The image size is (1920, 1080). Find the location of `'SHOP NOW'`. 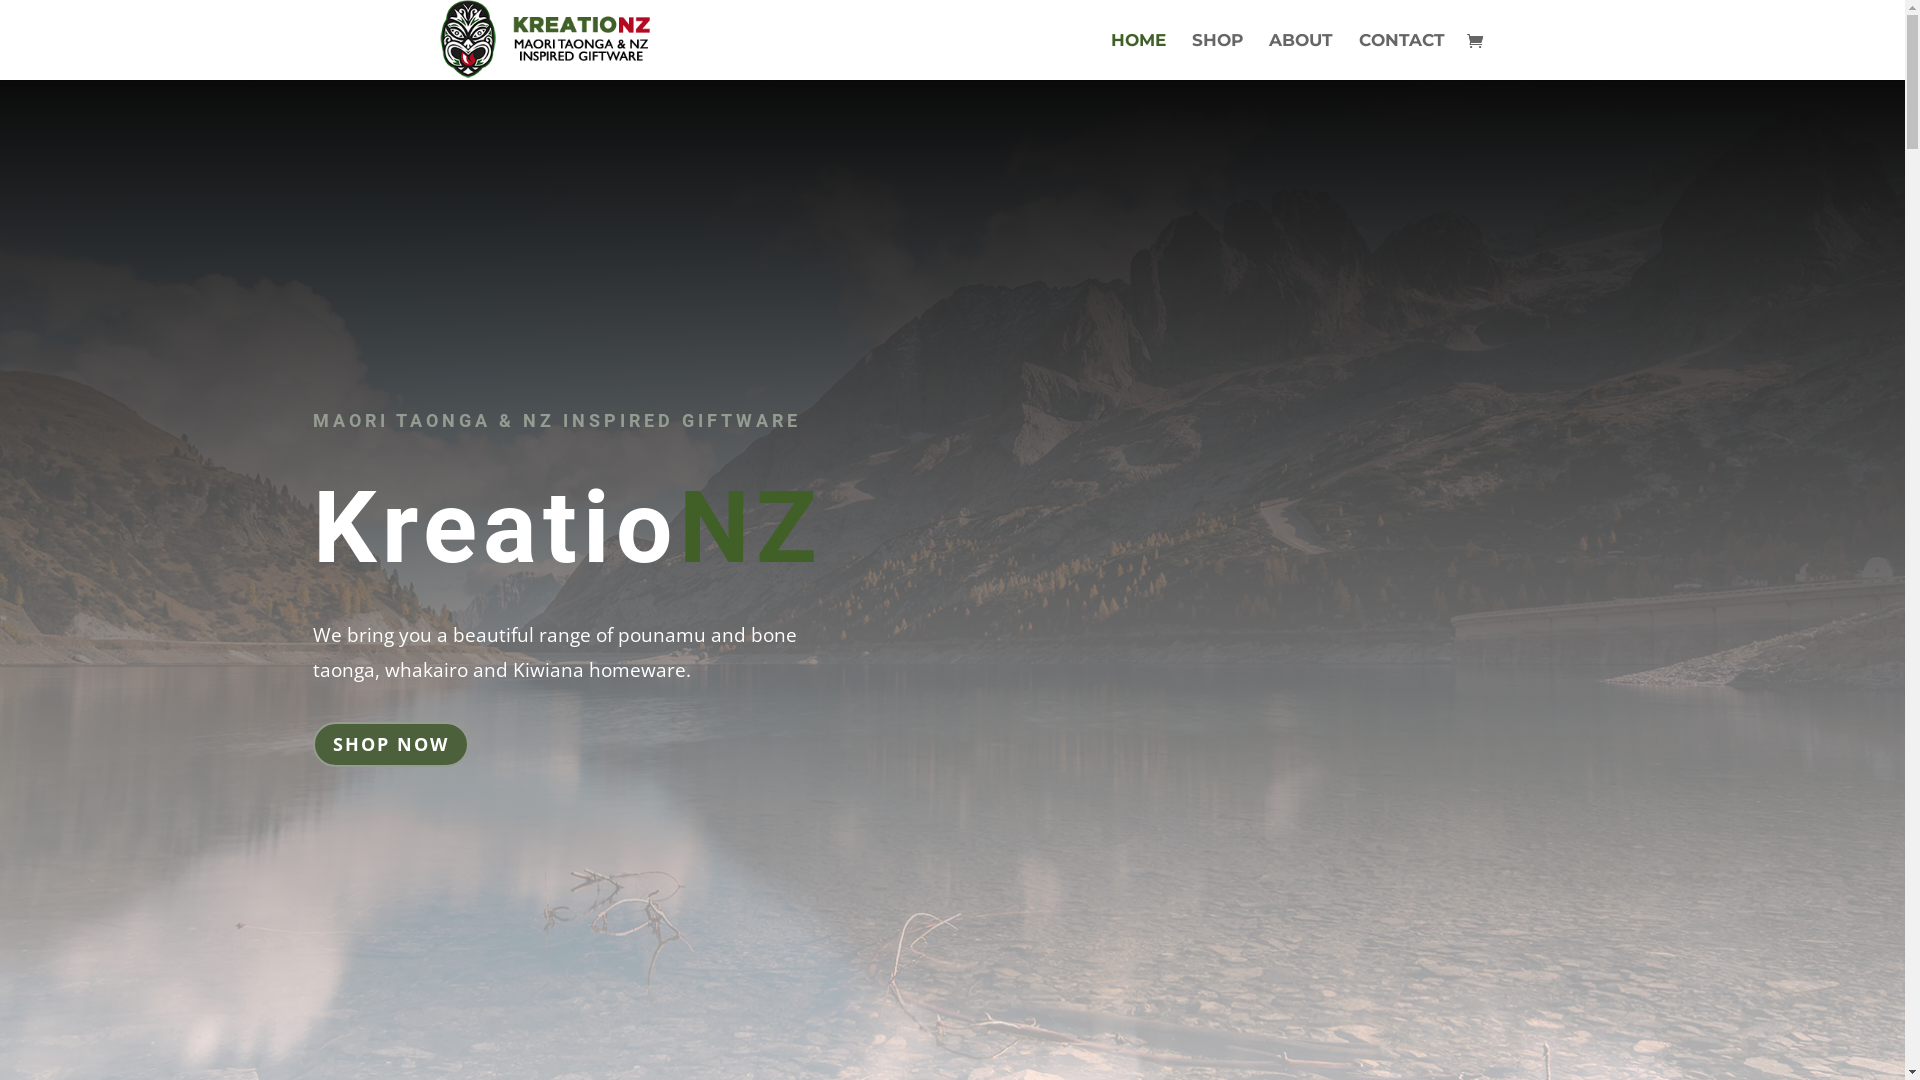

'SHOP NOW' is located at coordinates (389, 744).